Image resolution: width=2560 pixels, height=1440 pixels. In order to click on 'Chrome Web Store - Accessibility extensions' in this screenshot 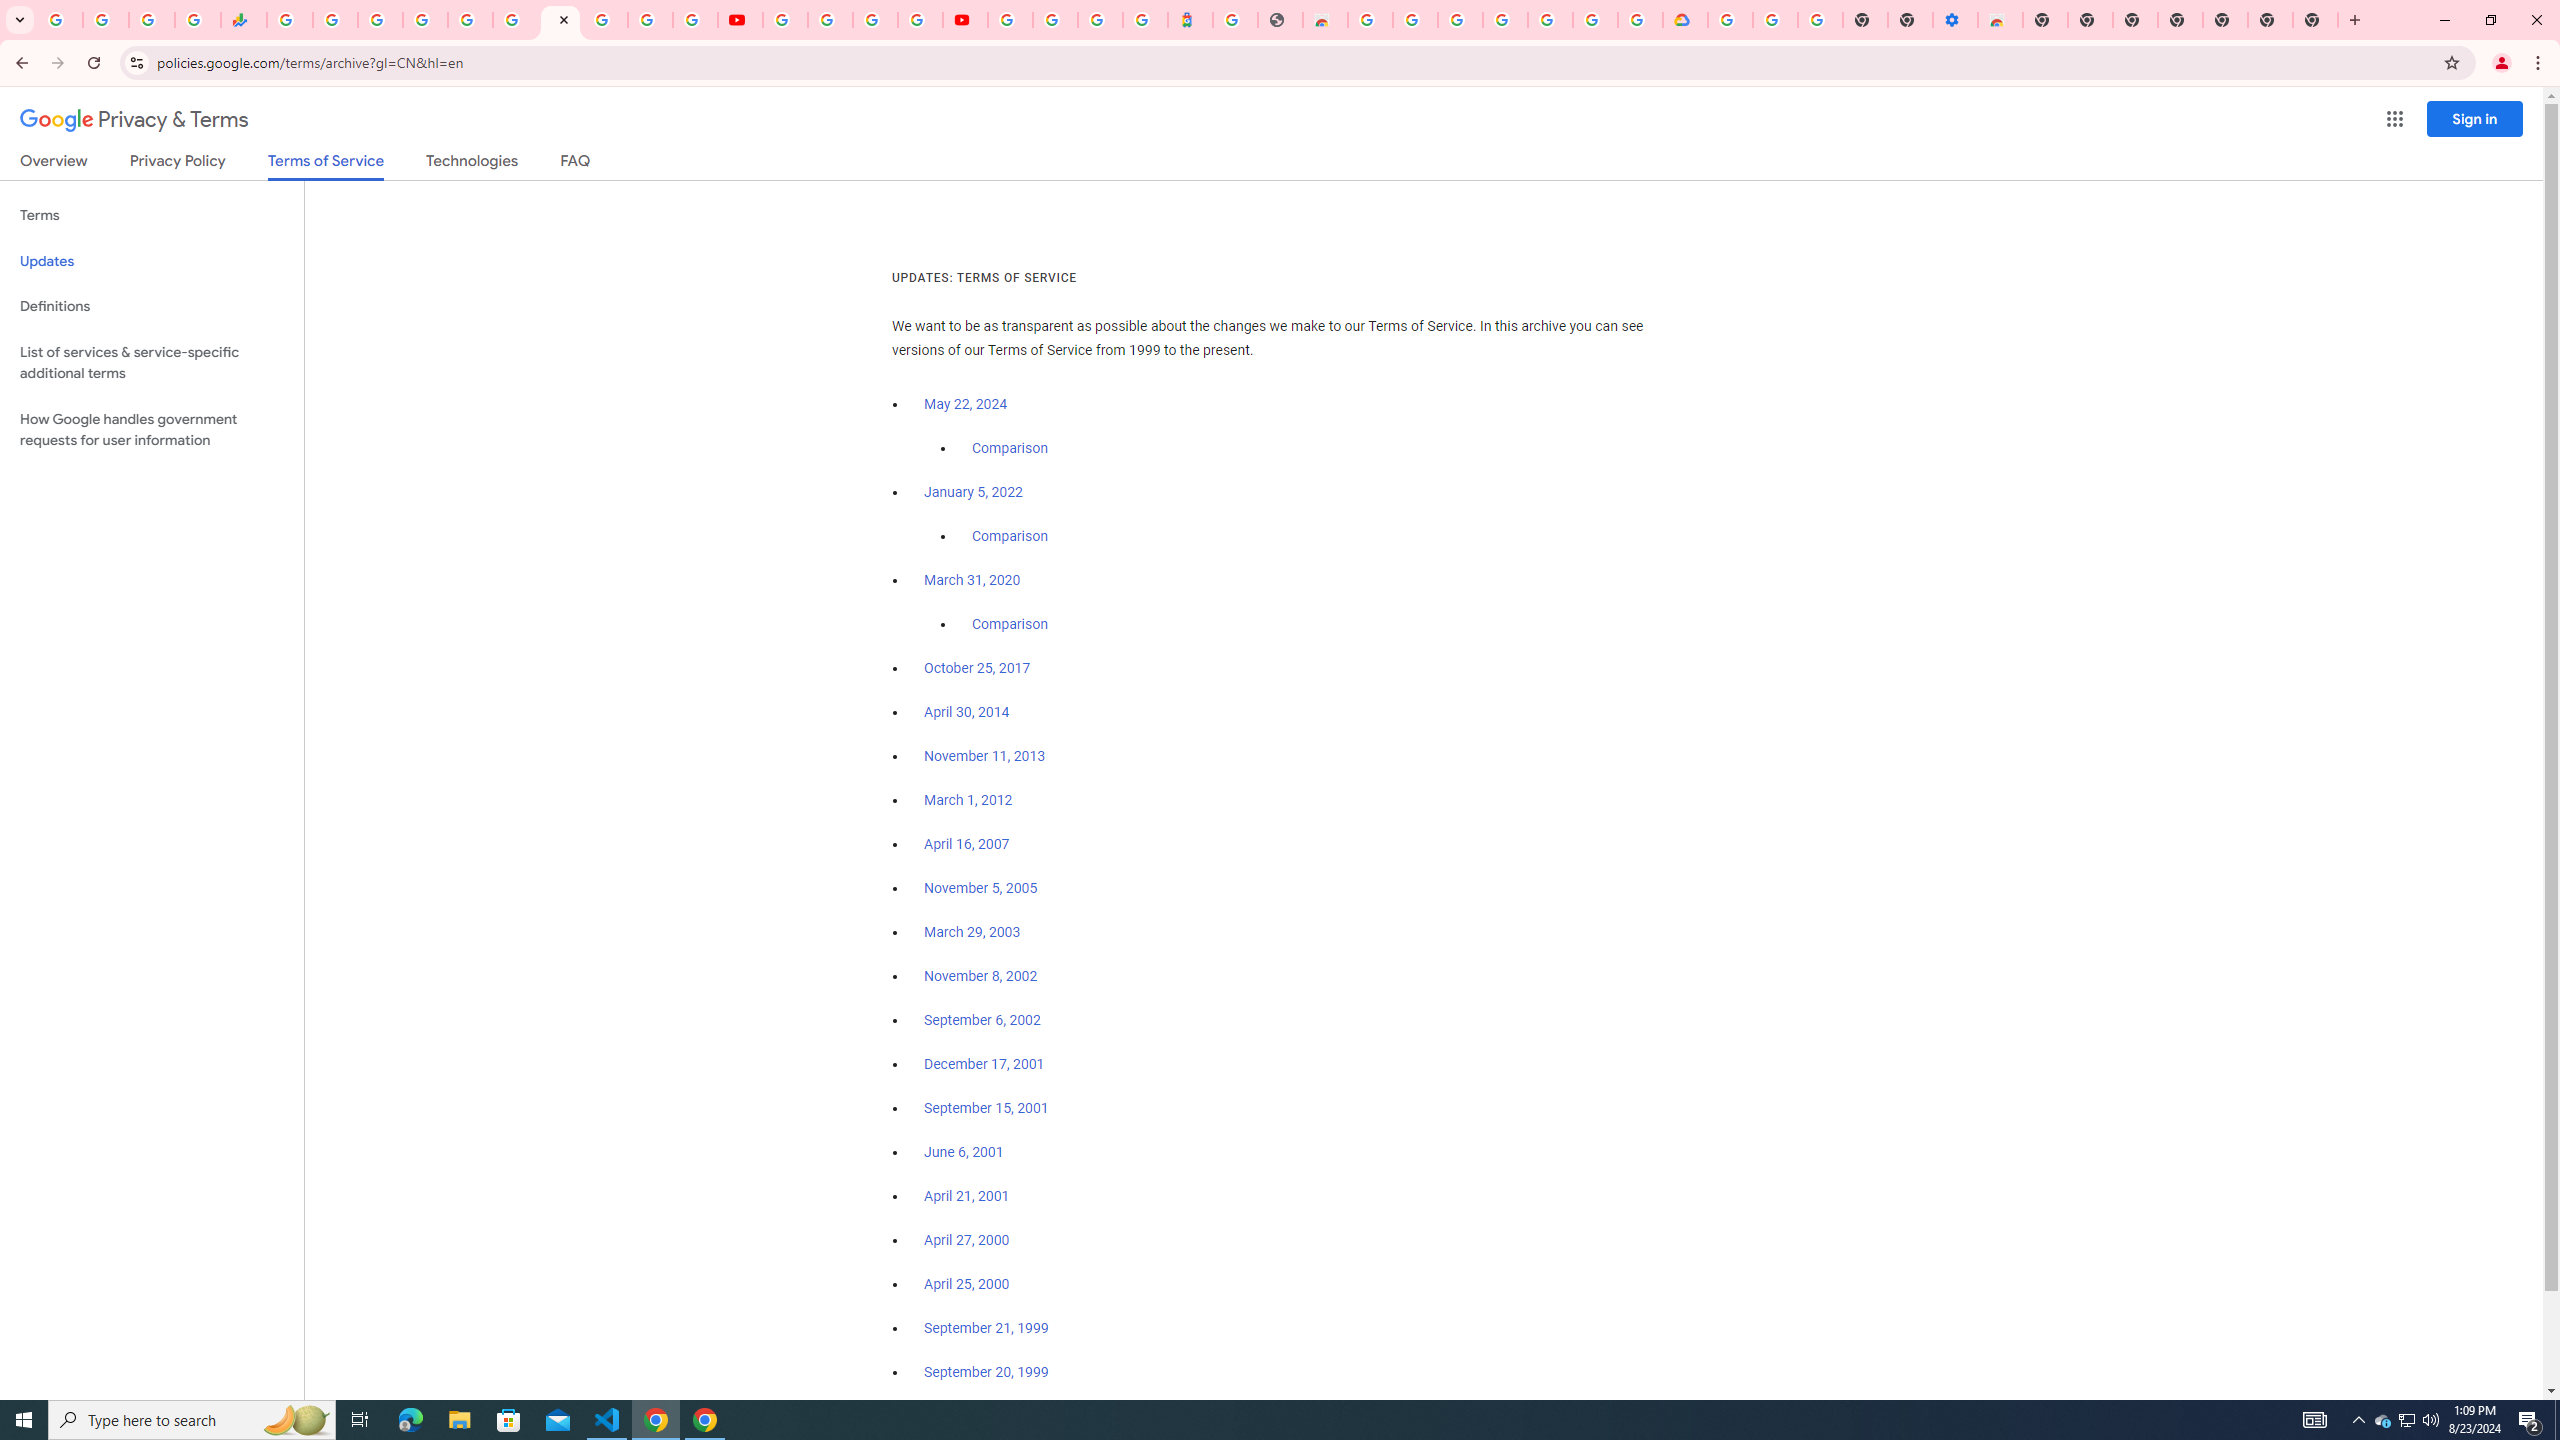, I will do `click(2000, 19)`.